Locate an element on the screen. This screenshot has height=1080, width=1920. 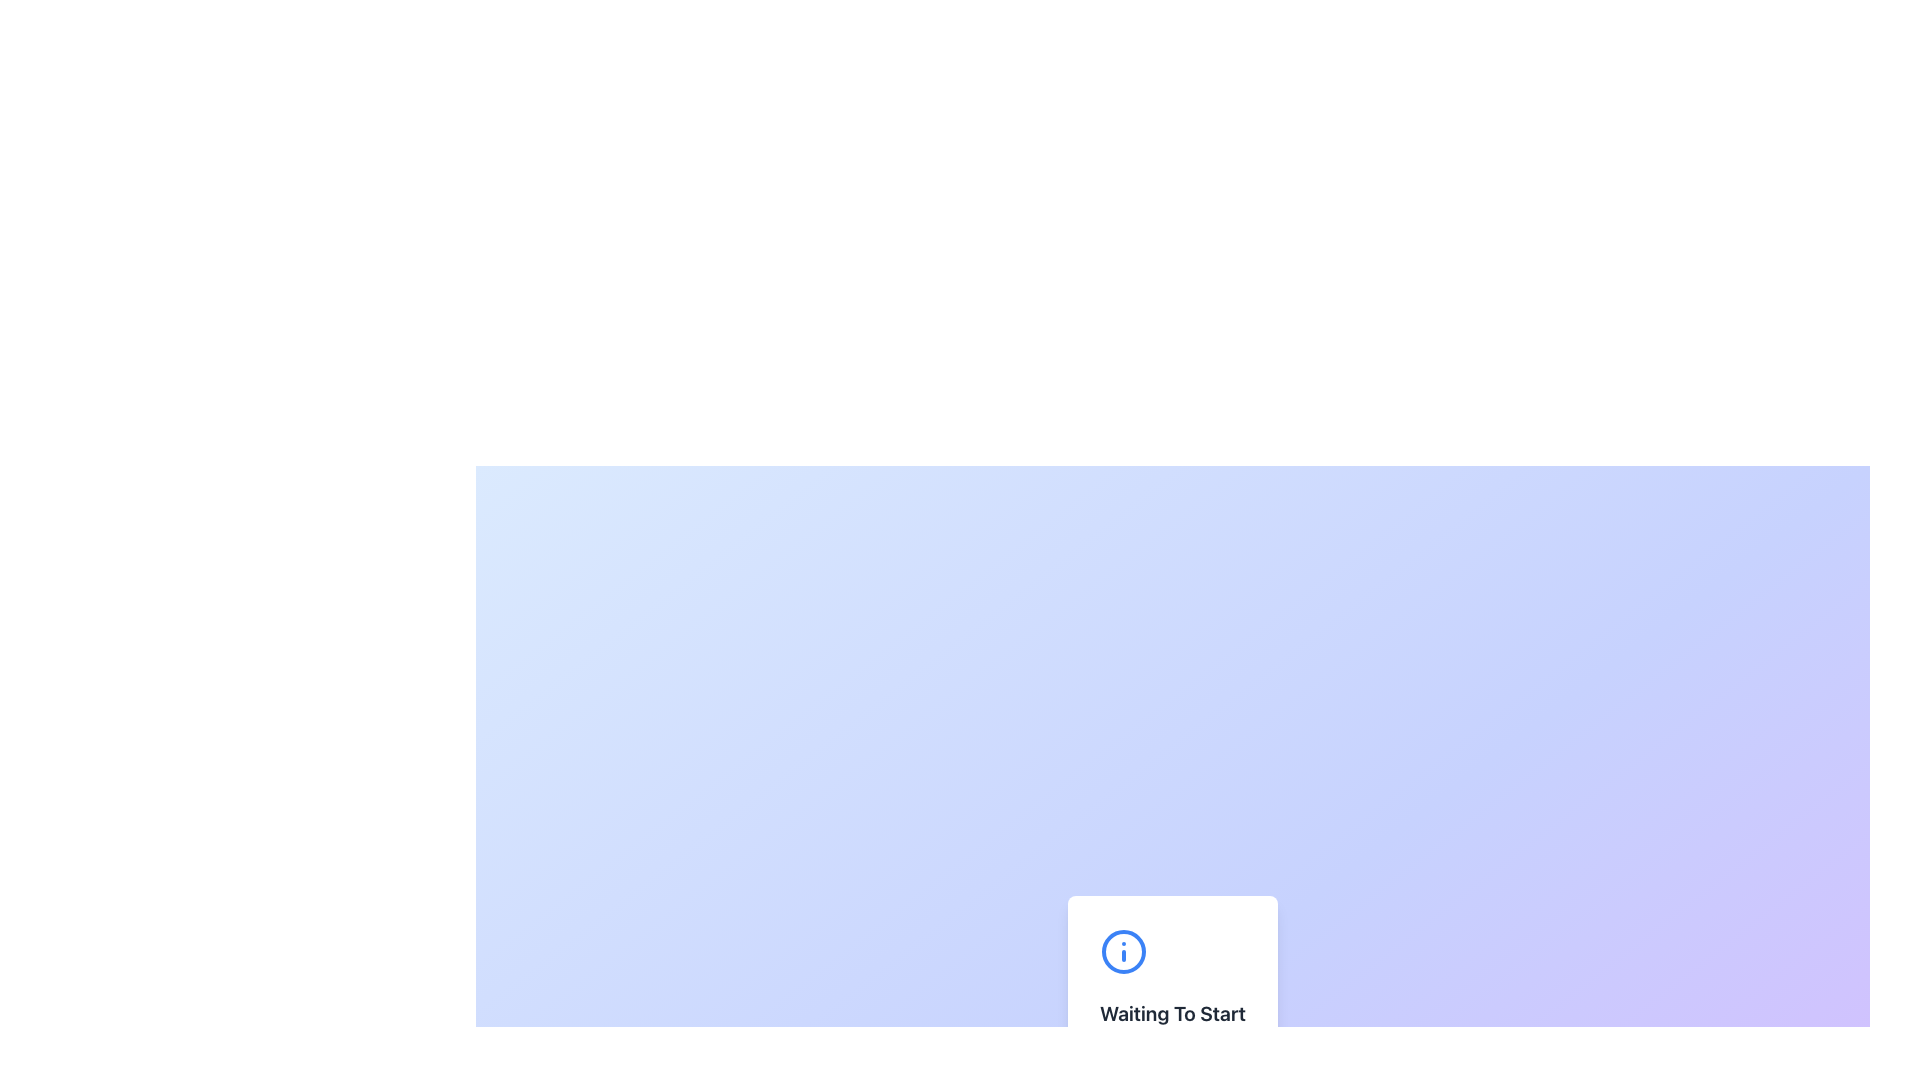
the static text element displaying 'Waiting to start', which is centrally positioned below an informational icon and above the 'Start Process' button is located at coordinates (1172, 1014).